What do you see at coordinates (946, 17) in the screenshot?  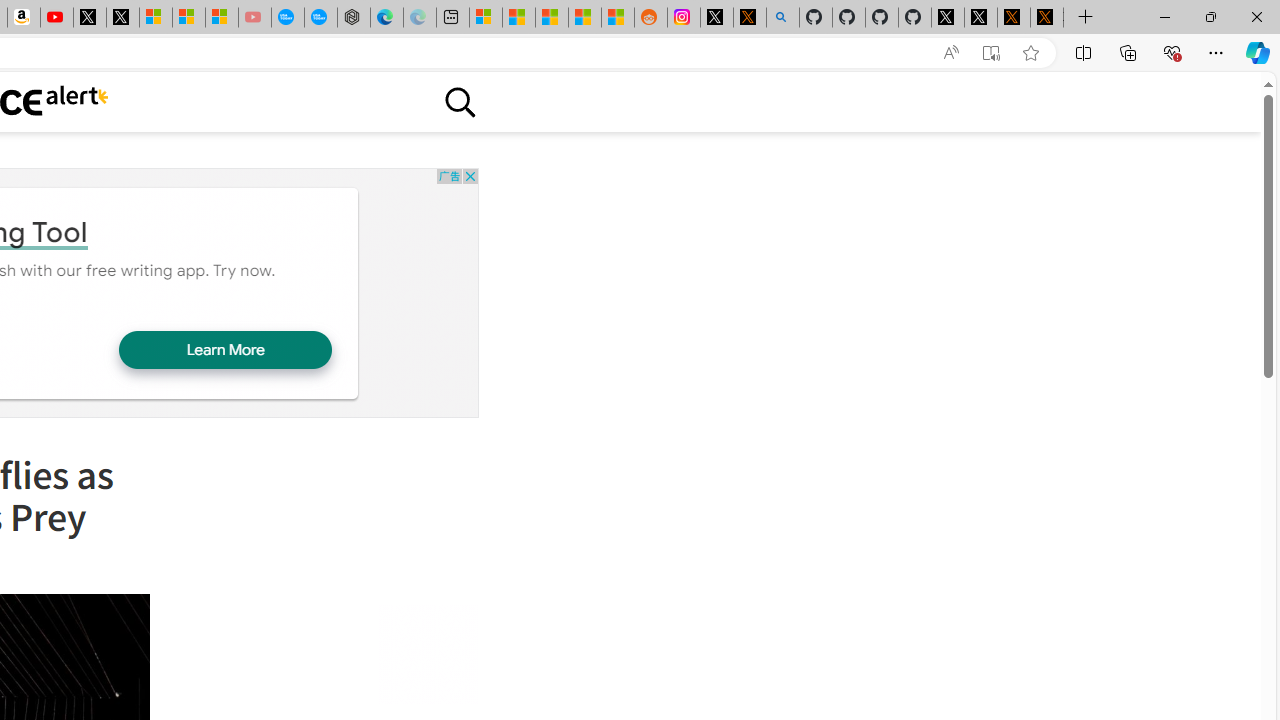 I see `'Profile / X'` at bounding box center [946, 17].